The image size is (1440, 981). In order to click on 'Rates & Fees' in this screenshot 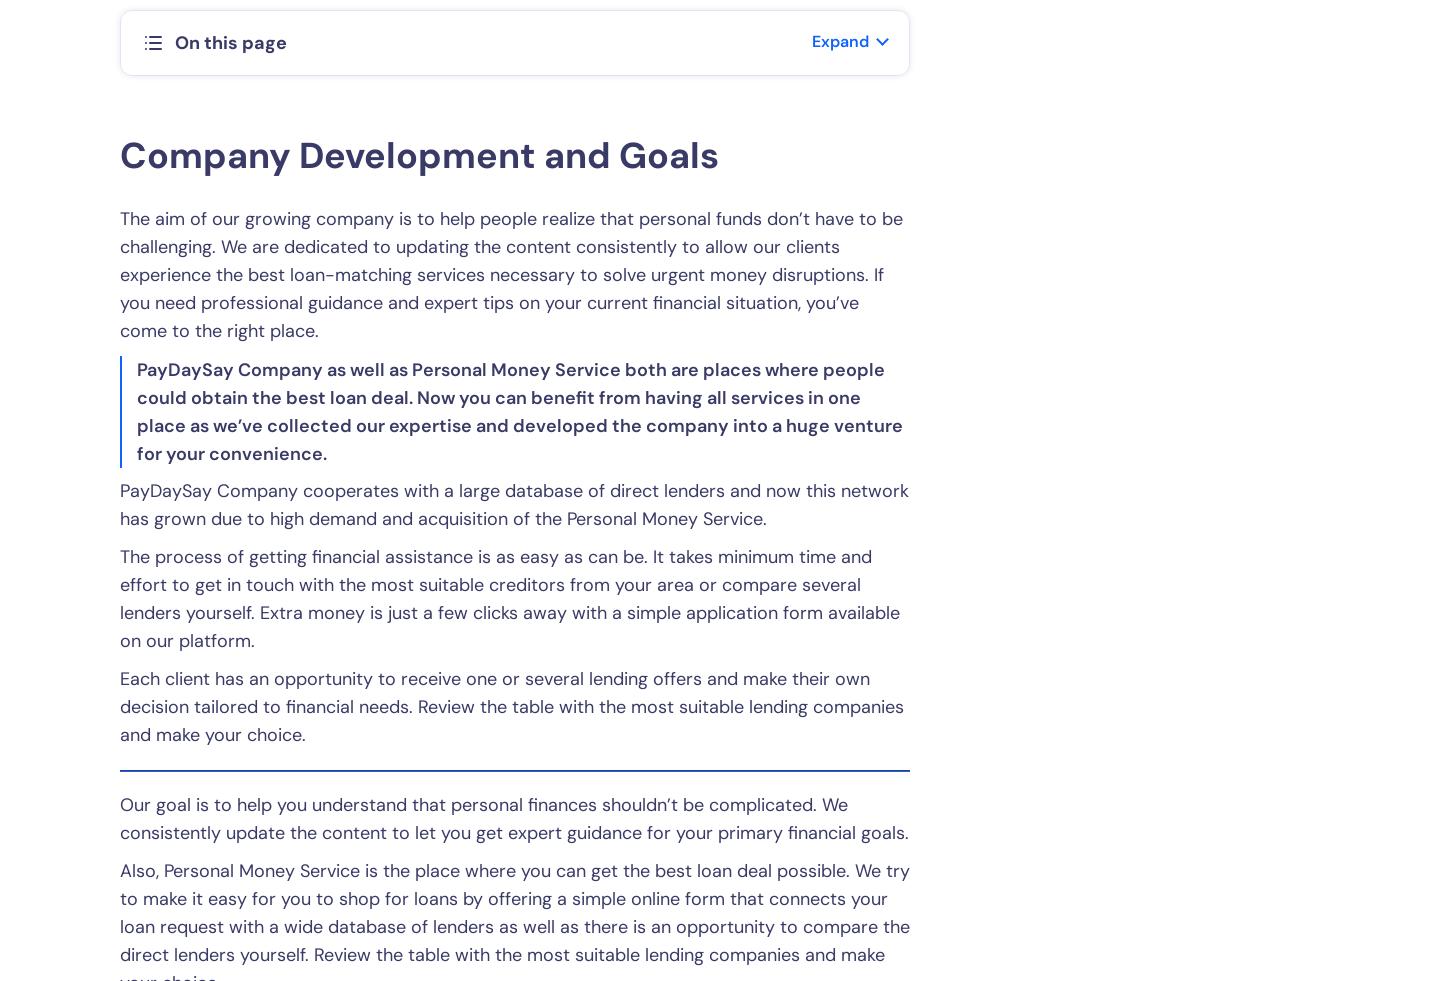, I will do `click(370, 562)`.